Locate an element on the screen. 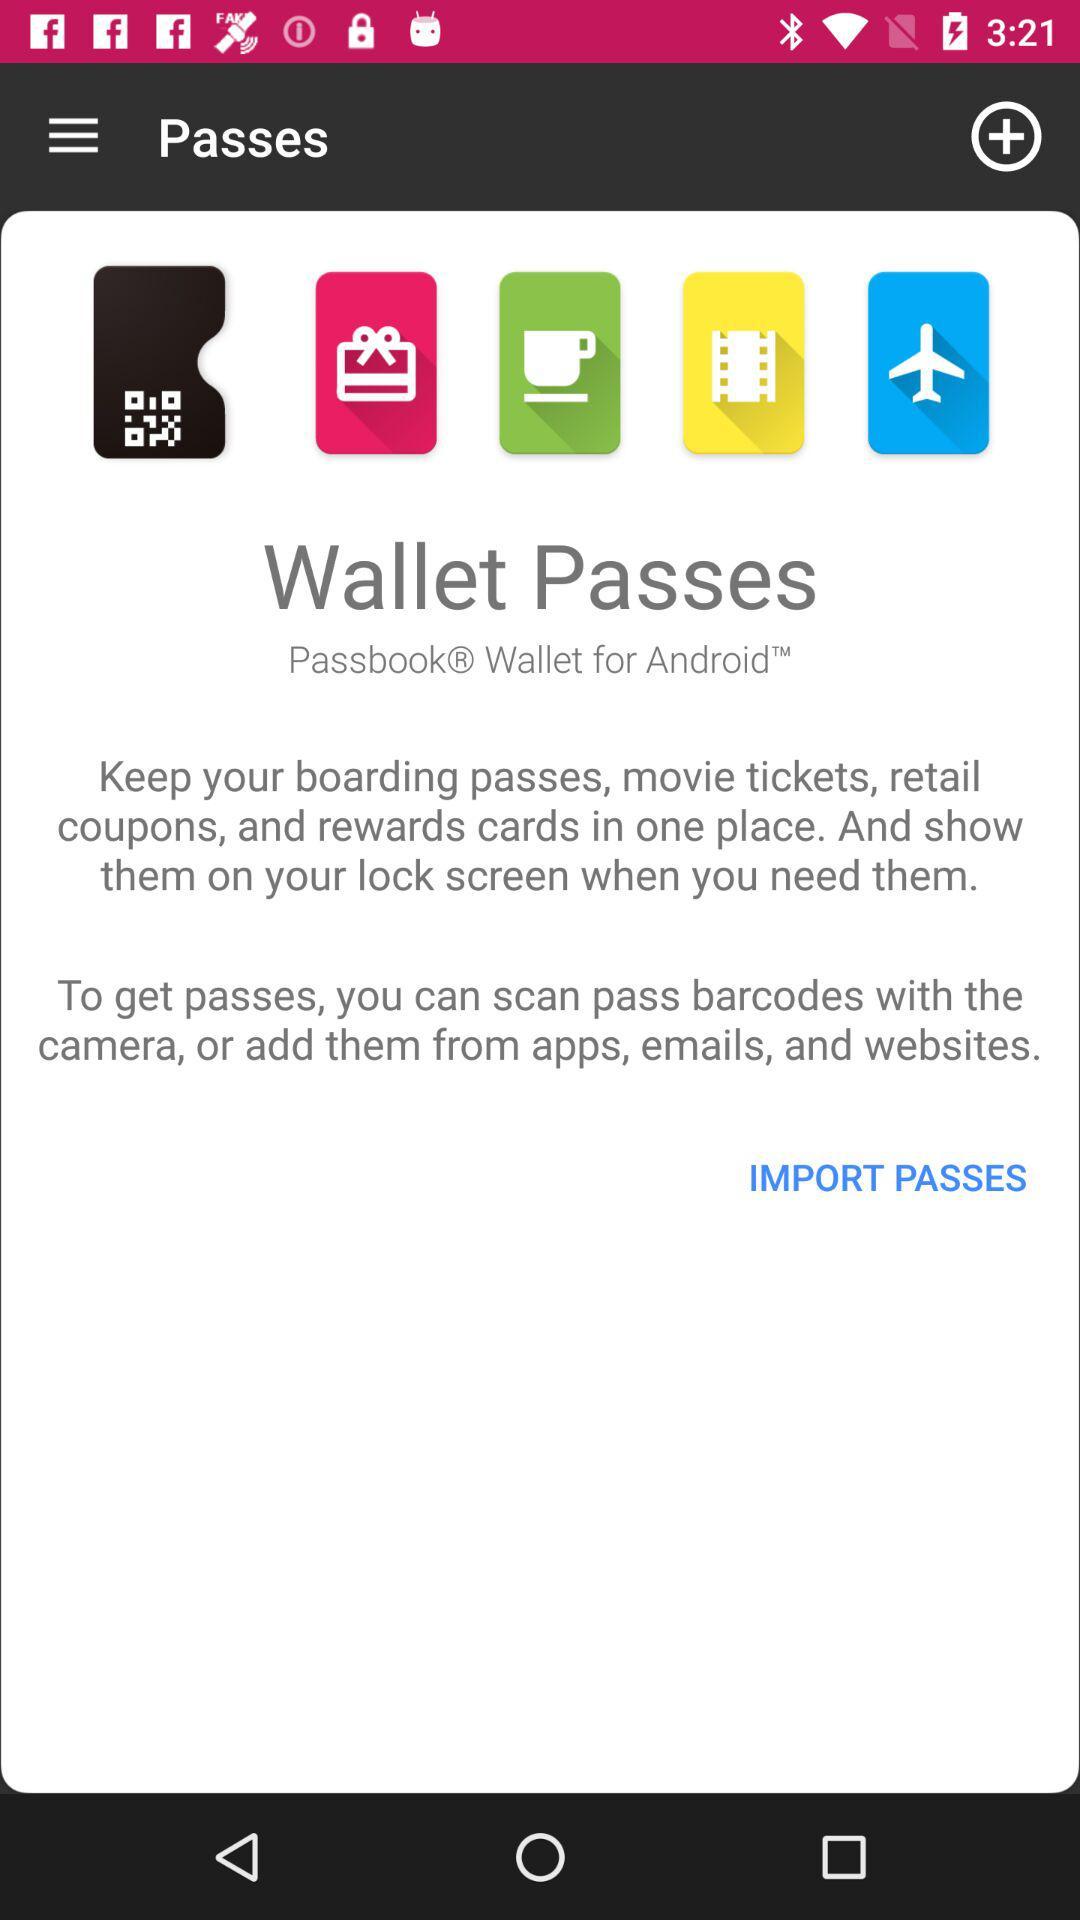  import passes is located at coordinates (886, 1176).